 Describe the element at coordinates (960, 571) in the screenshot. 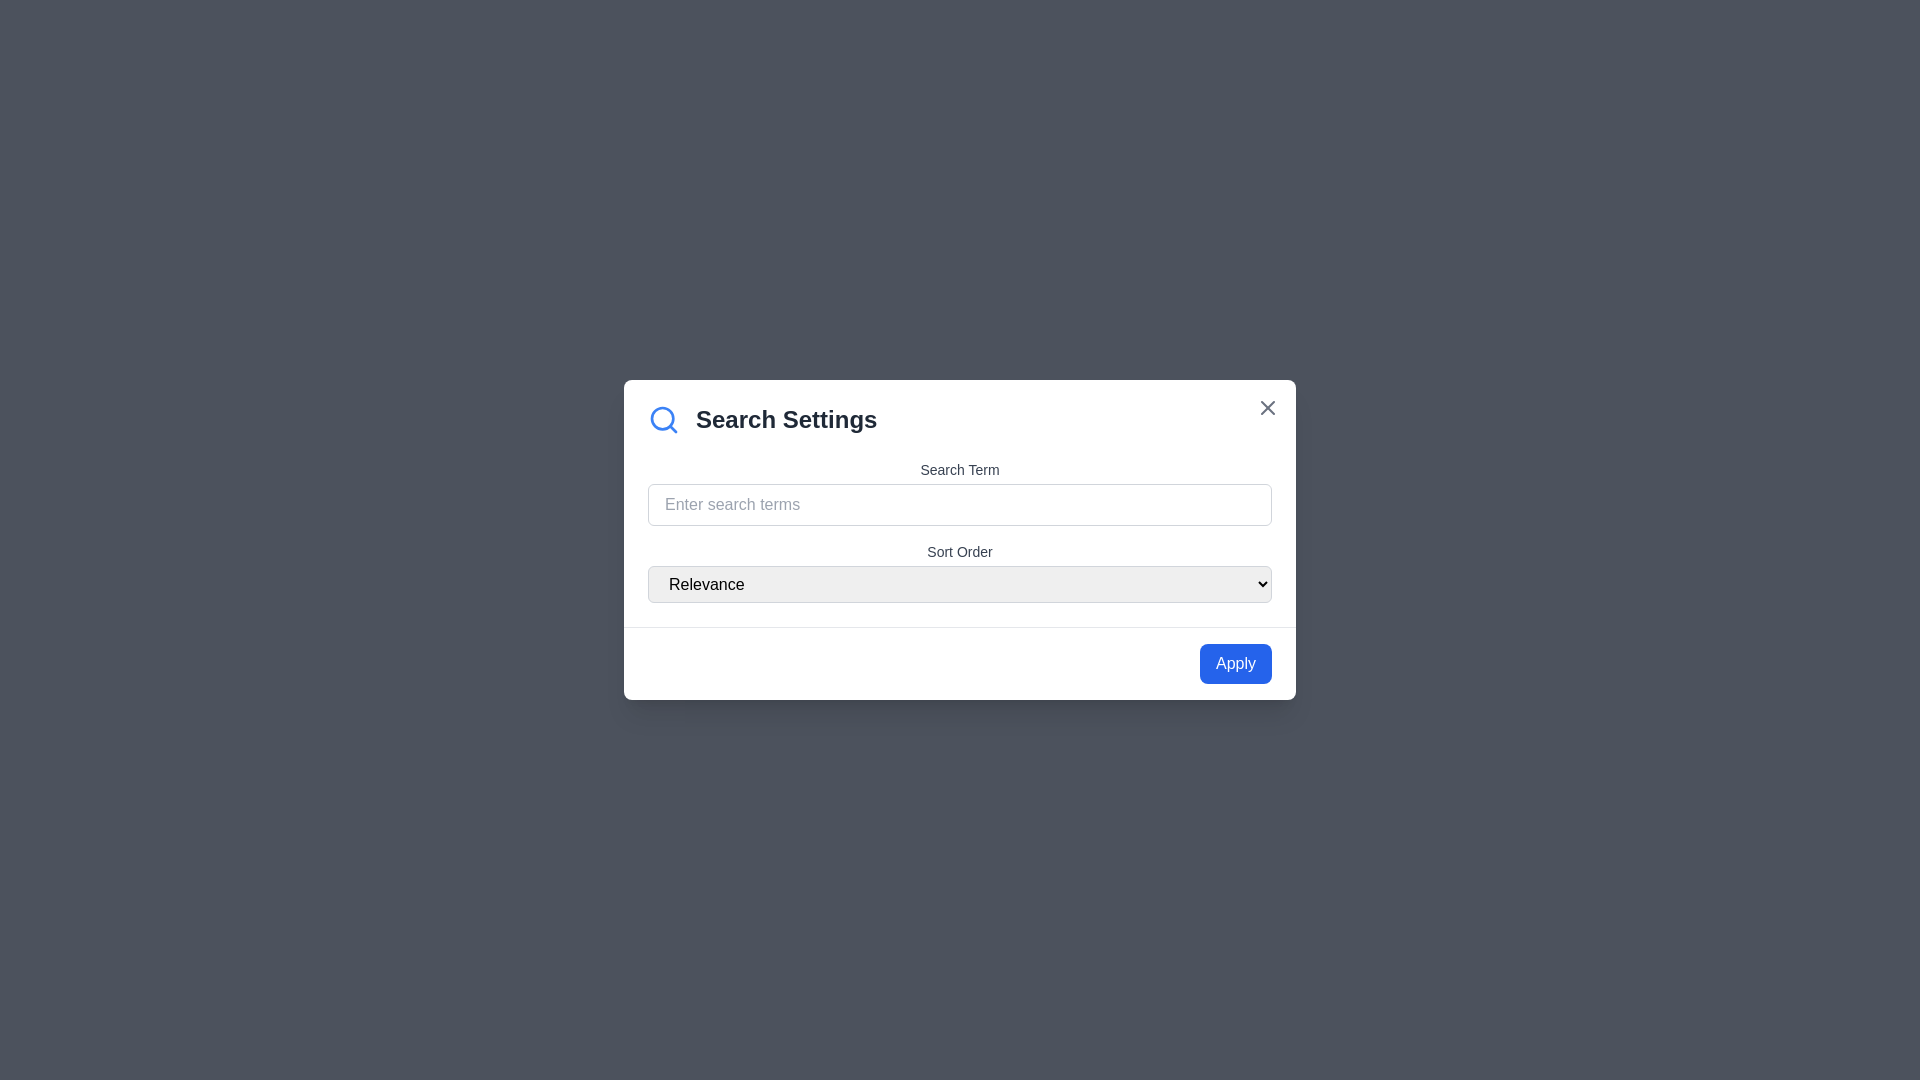

I see `the 'Sort Order' dropdown menu located within the 'Search Settings' modal` at that location.